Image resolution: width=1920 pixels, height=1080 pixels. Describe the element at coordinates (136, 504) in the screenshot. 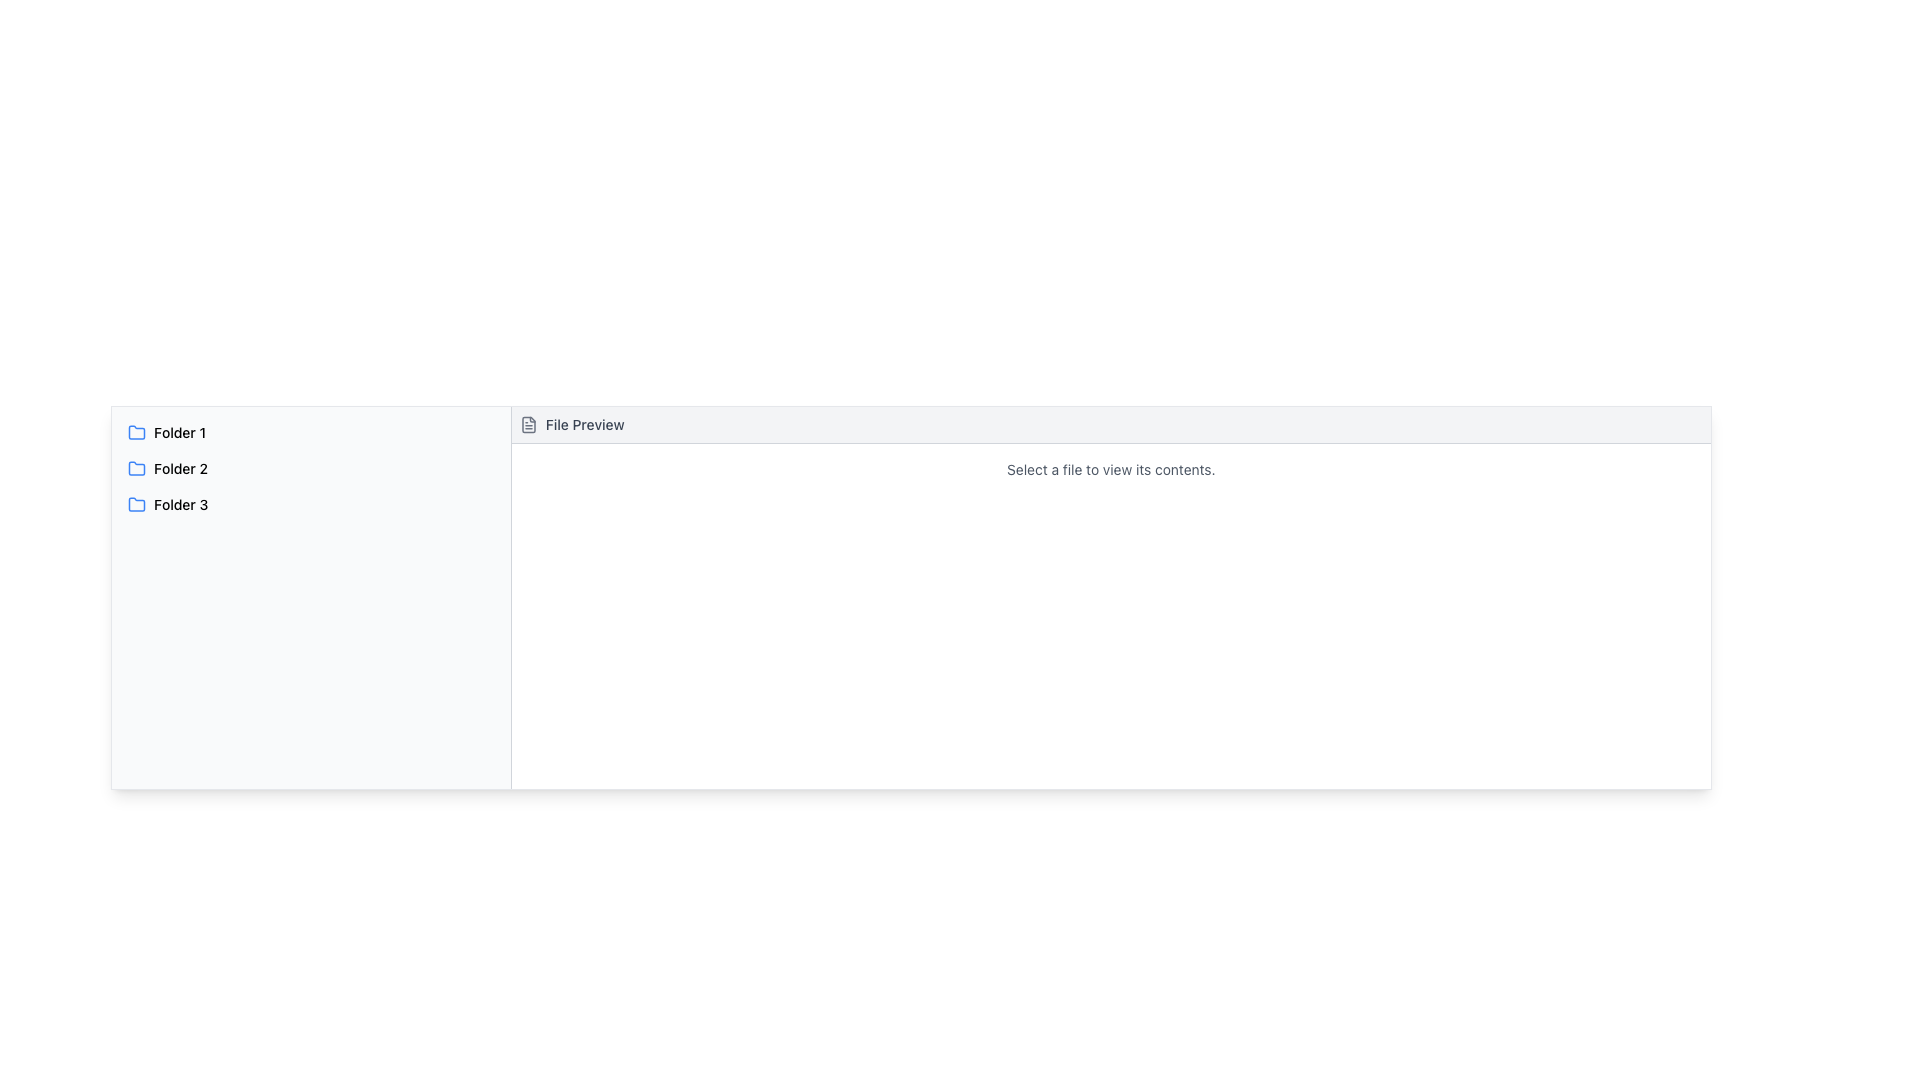

I see `the blue folder icon that represents 'Folder 3', which is located on the left-hand side of the interface in a vertically stacked list, preceding the text 'Folder 3'` at that location.